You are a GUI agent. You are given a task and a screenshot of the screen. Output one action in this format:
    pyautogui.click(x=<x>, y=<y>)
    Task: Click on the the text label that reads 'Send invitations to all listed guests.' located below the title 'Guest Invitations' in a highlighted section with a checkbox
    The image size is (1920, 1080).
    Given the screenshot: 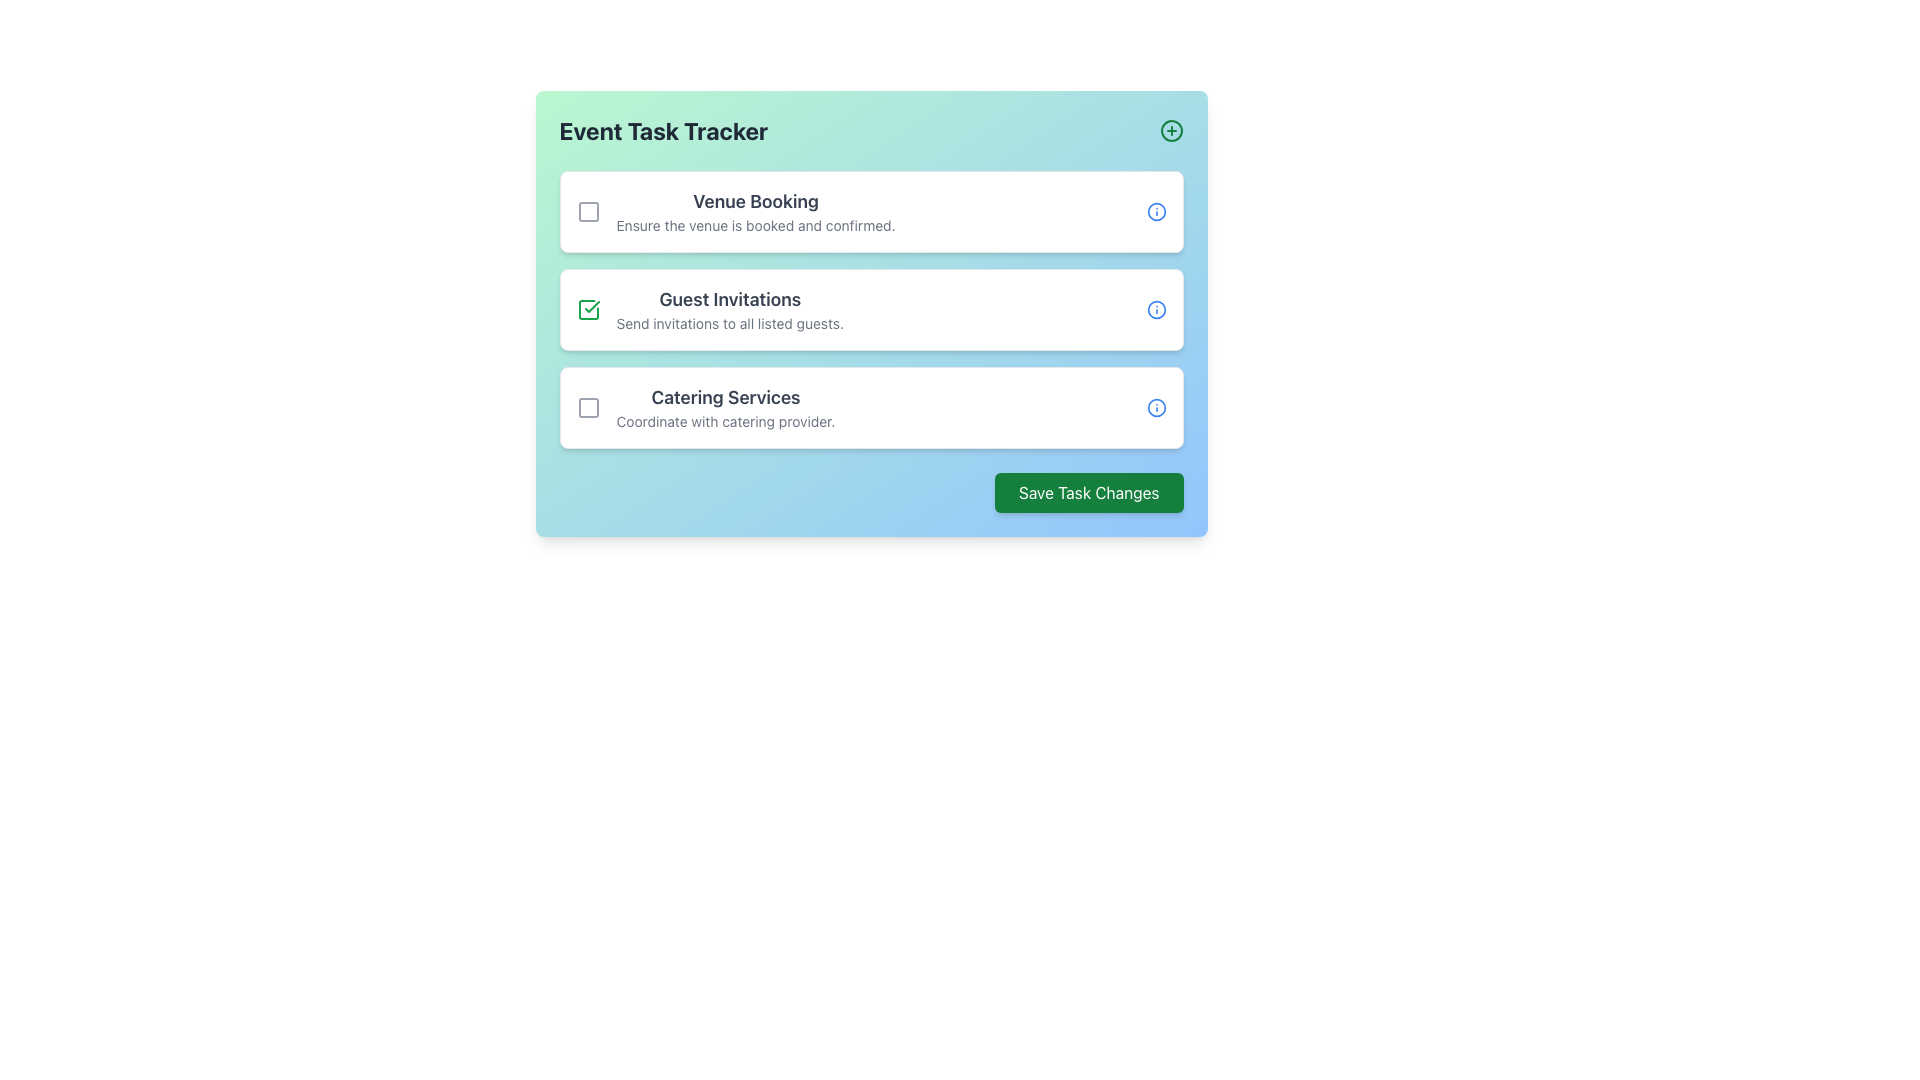 What is the action you would take?
    pyautogui.click(x=729, y=323)
    